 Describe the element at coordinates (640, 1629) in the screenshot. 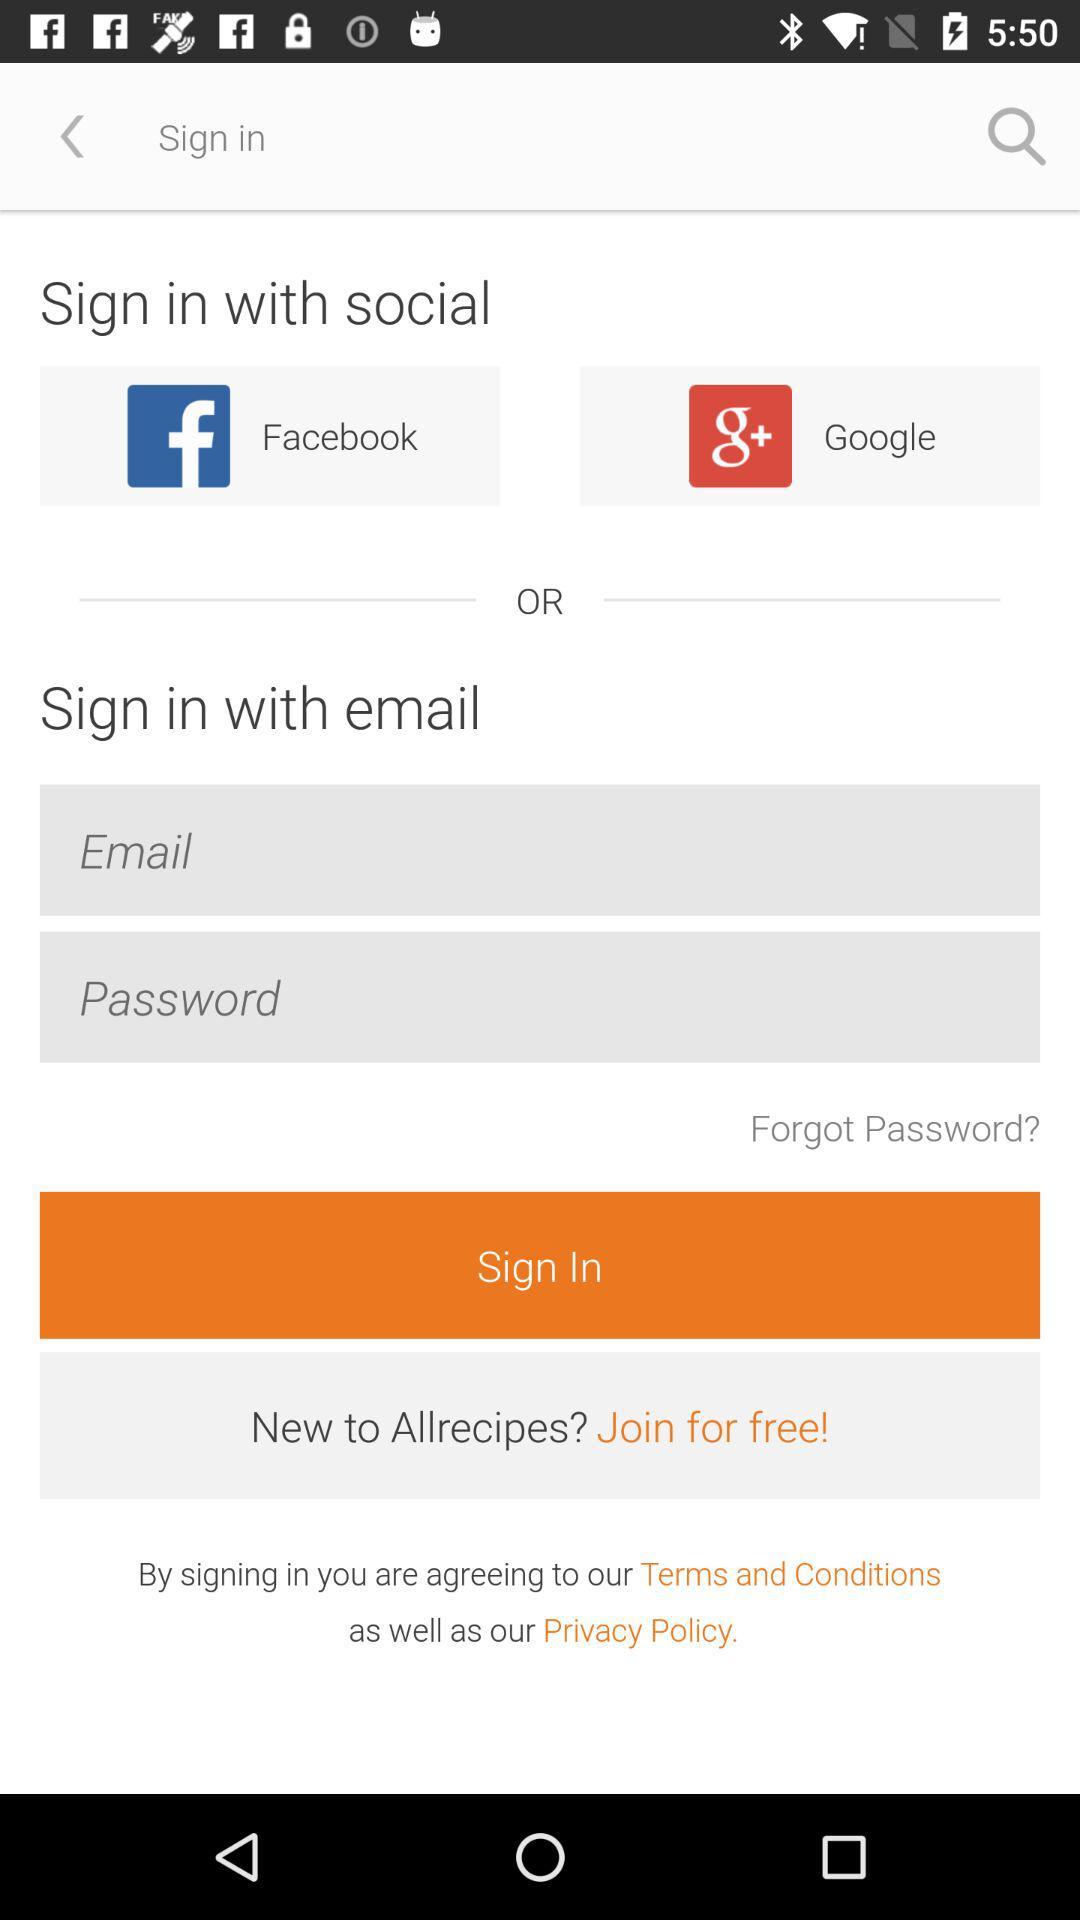

I see `the item below the by signing in` at that location.